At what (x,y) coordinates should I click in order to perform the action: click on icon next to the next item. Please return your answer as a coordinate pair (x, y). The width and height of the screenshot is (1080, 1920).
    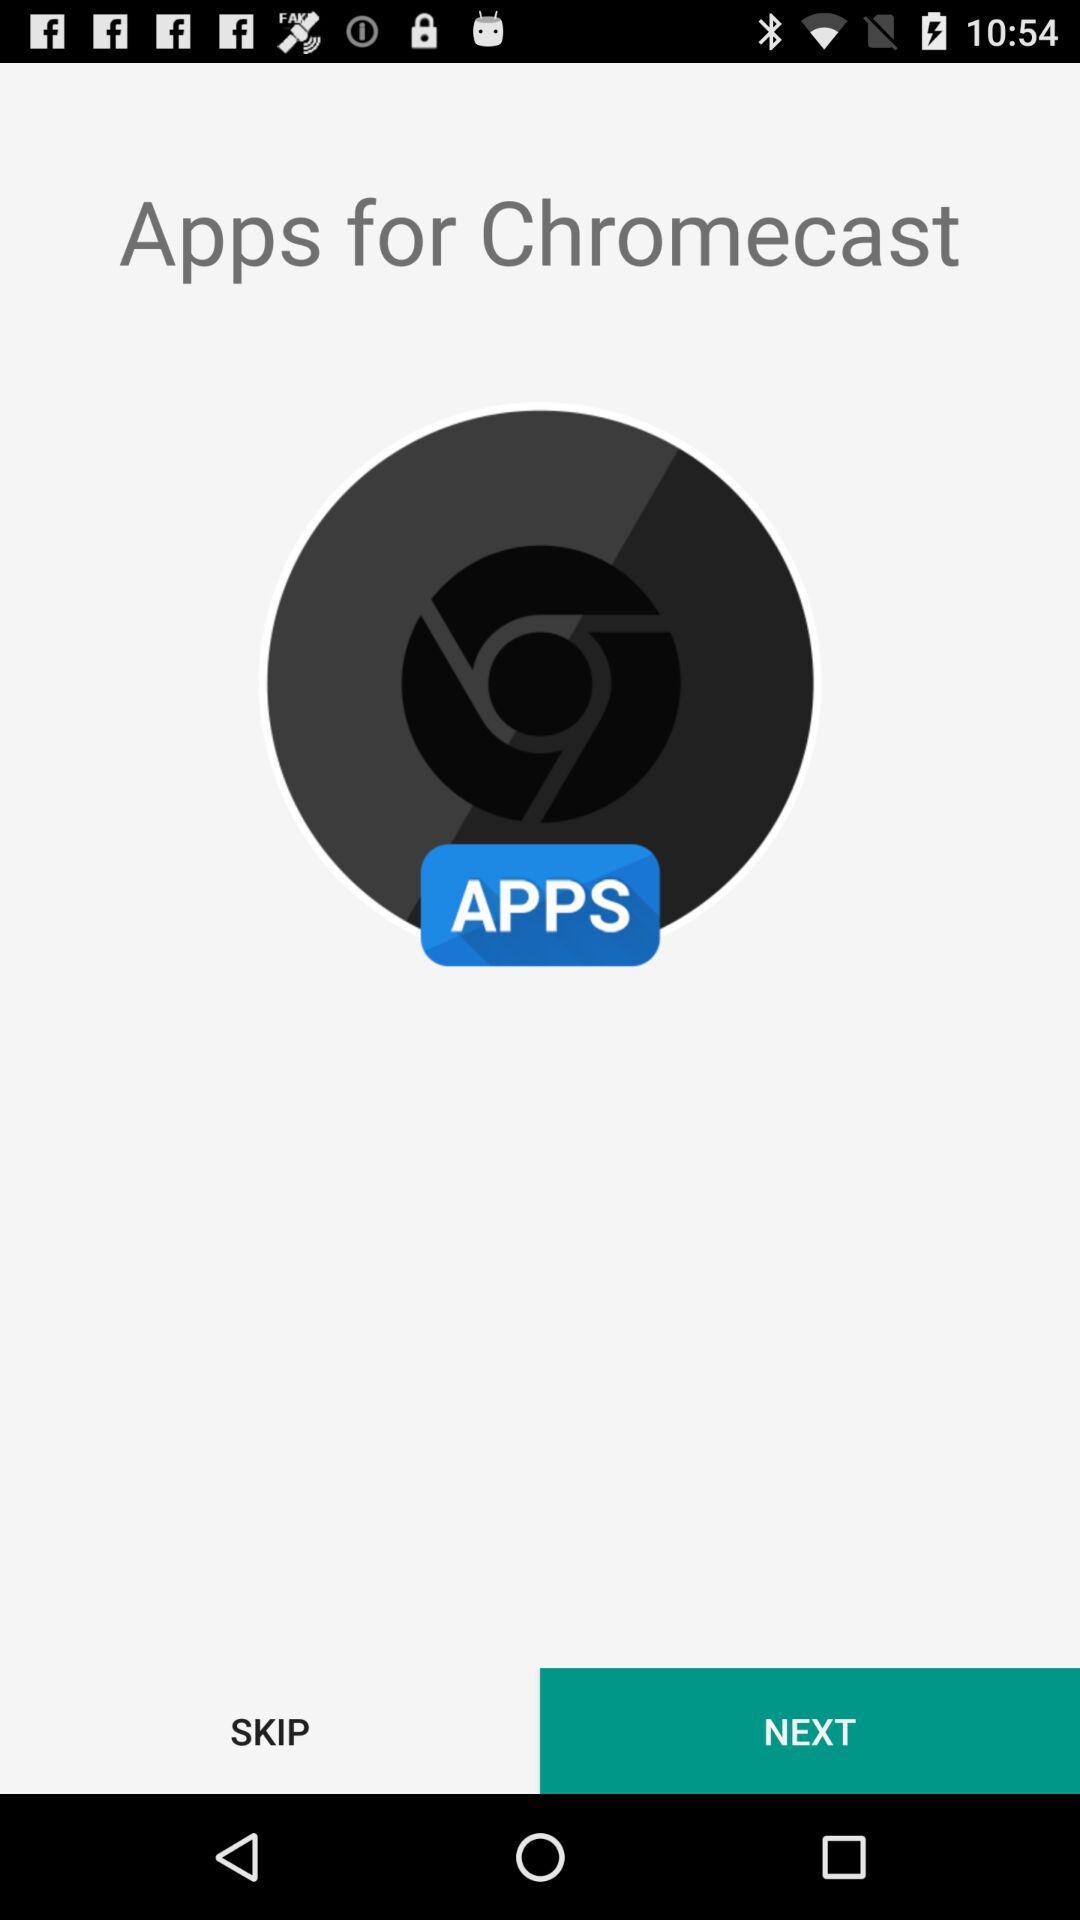
    Looking at the image, I should click on (270, 1730).